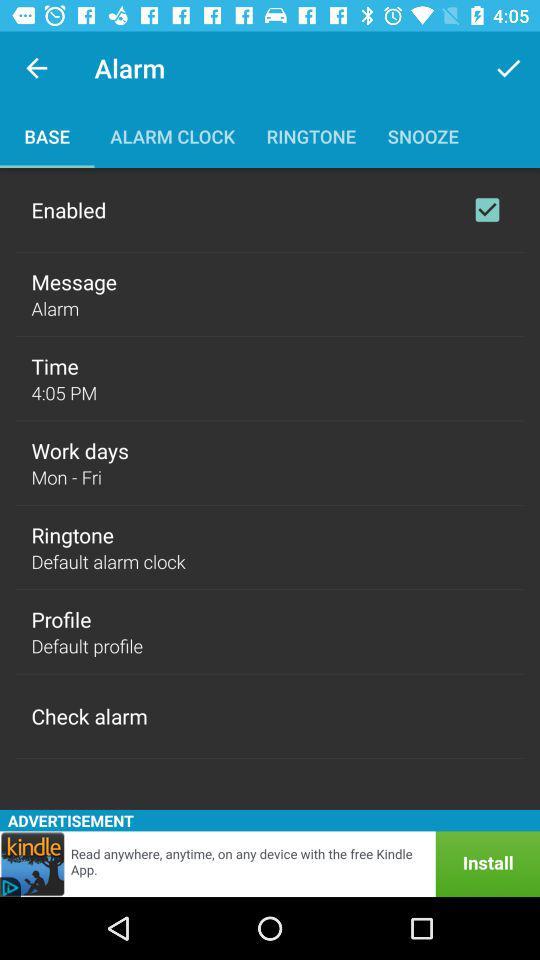 This screenshot has width=540, height=960. Describe the element at coordinates (36, 68) in the screenshot. I see `icon to the left of the alarm icon` at that location.